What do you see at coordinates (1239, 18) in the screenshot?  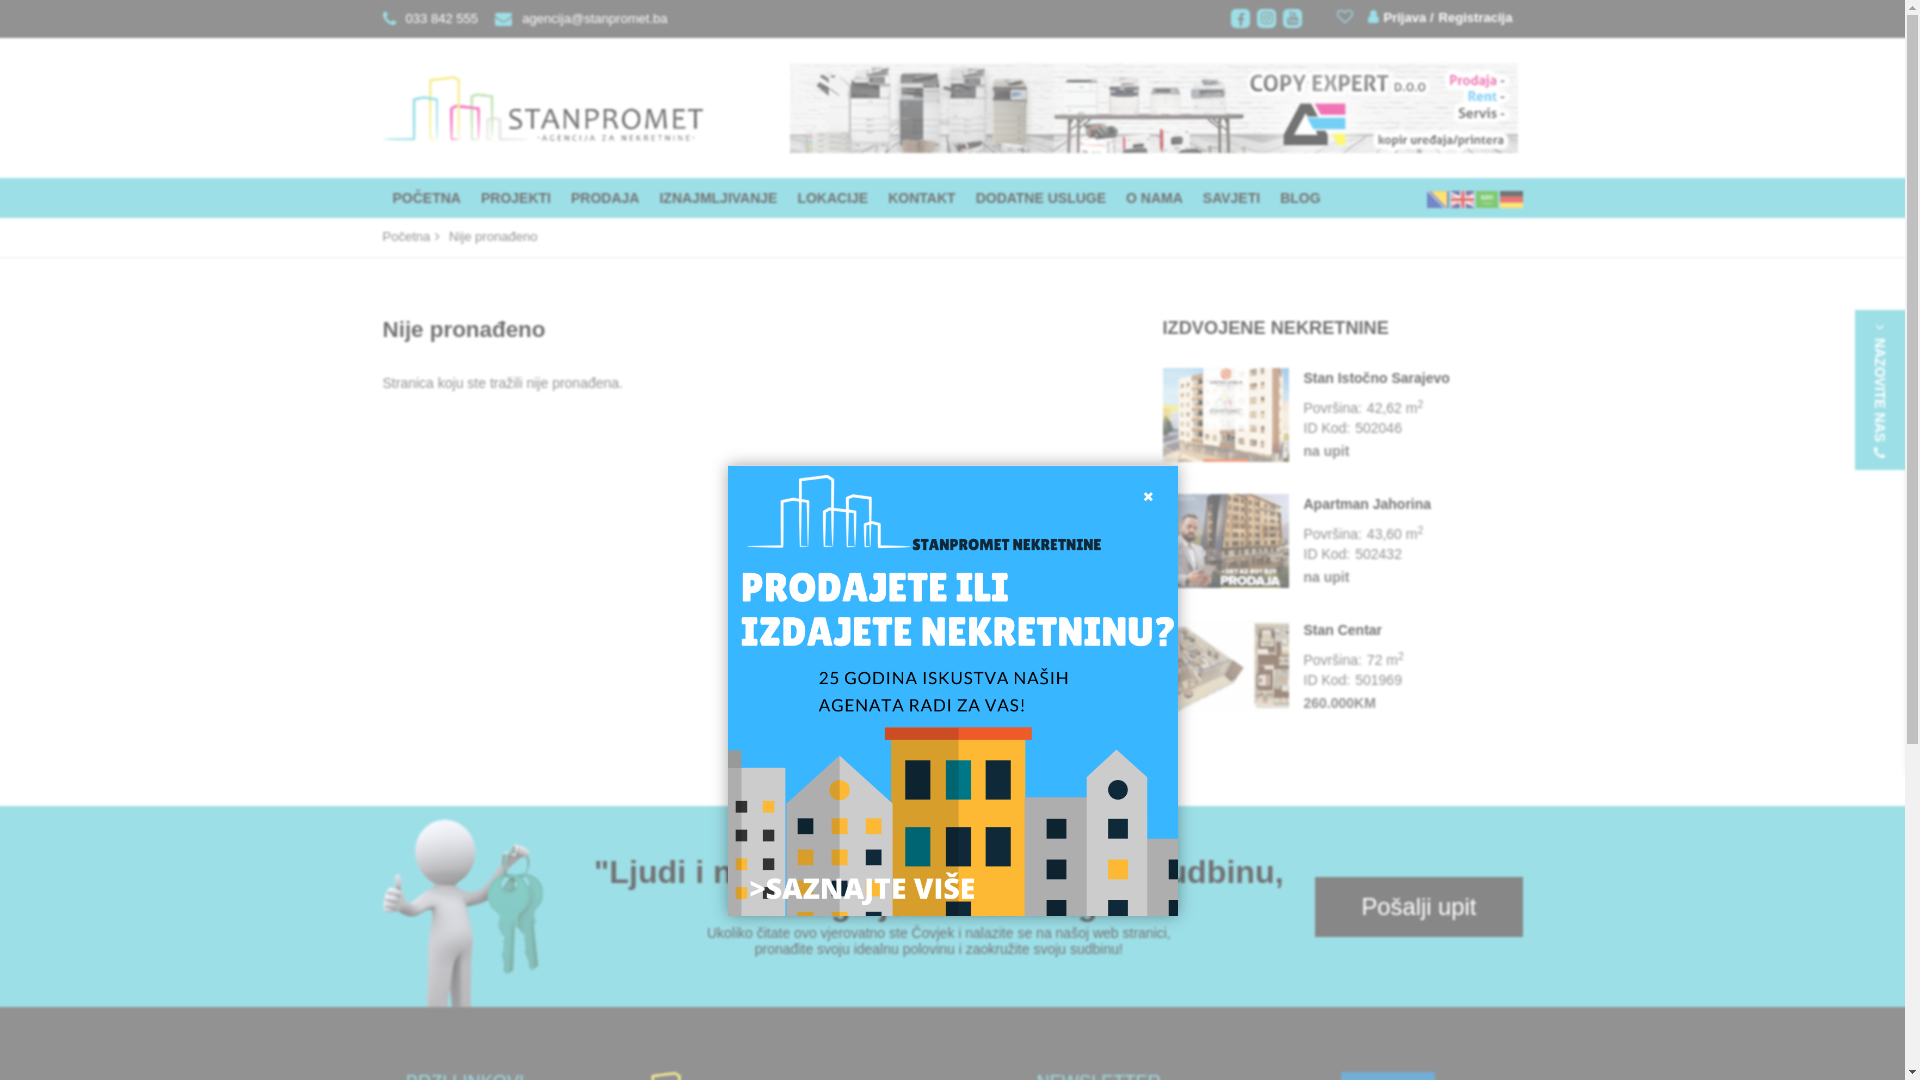 I see `'Facebook'` at bounding box center [1239, 18].